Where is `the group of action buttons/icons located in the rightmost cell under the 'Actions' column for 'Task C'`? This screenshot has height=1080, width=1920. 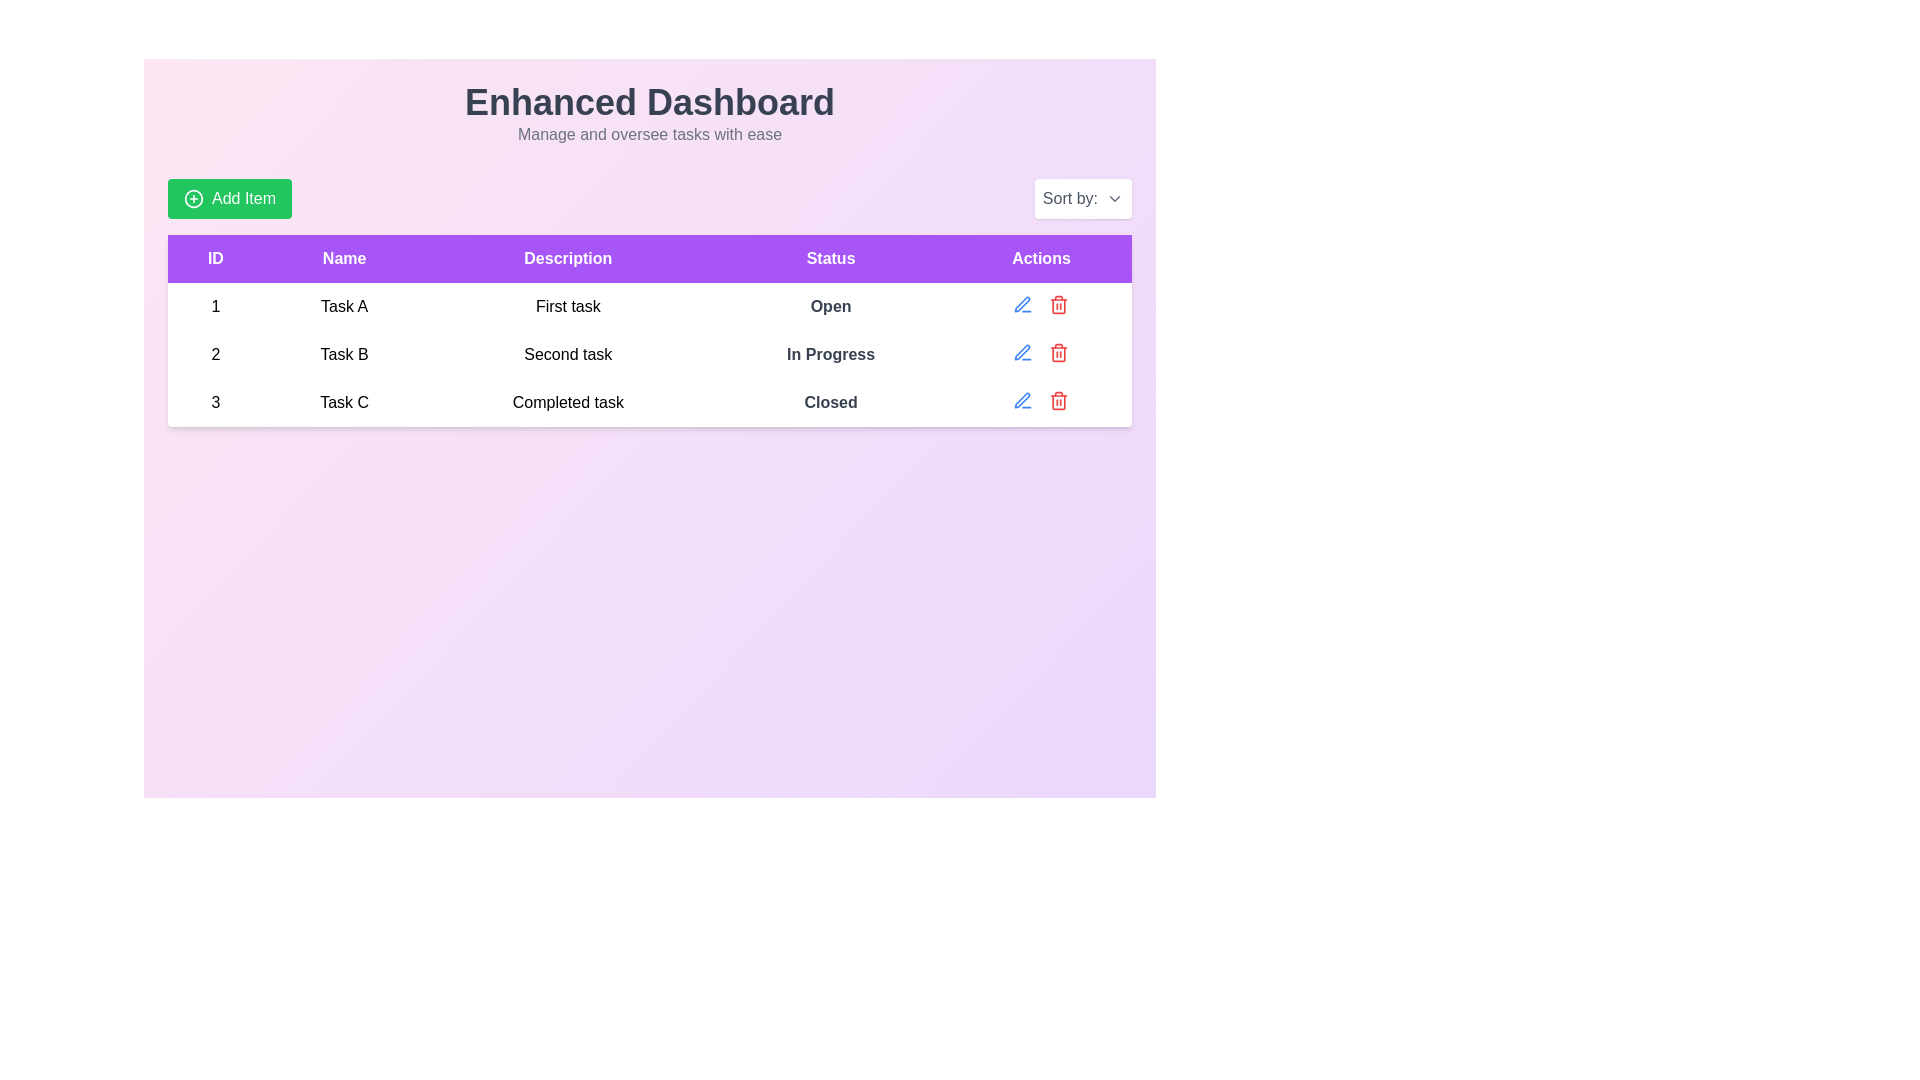
the group of action buttons/icons located in the rightmost cell under the 'Actions' column for 'Task C' is located at coordinates (1040, 401).